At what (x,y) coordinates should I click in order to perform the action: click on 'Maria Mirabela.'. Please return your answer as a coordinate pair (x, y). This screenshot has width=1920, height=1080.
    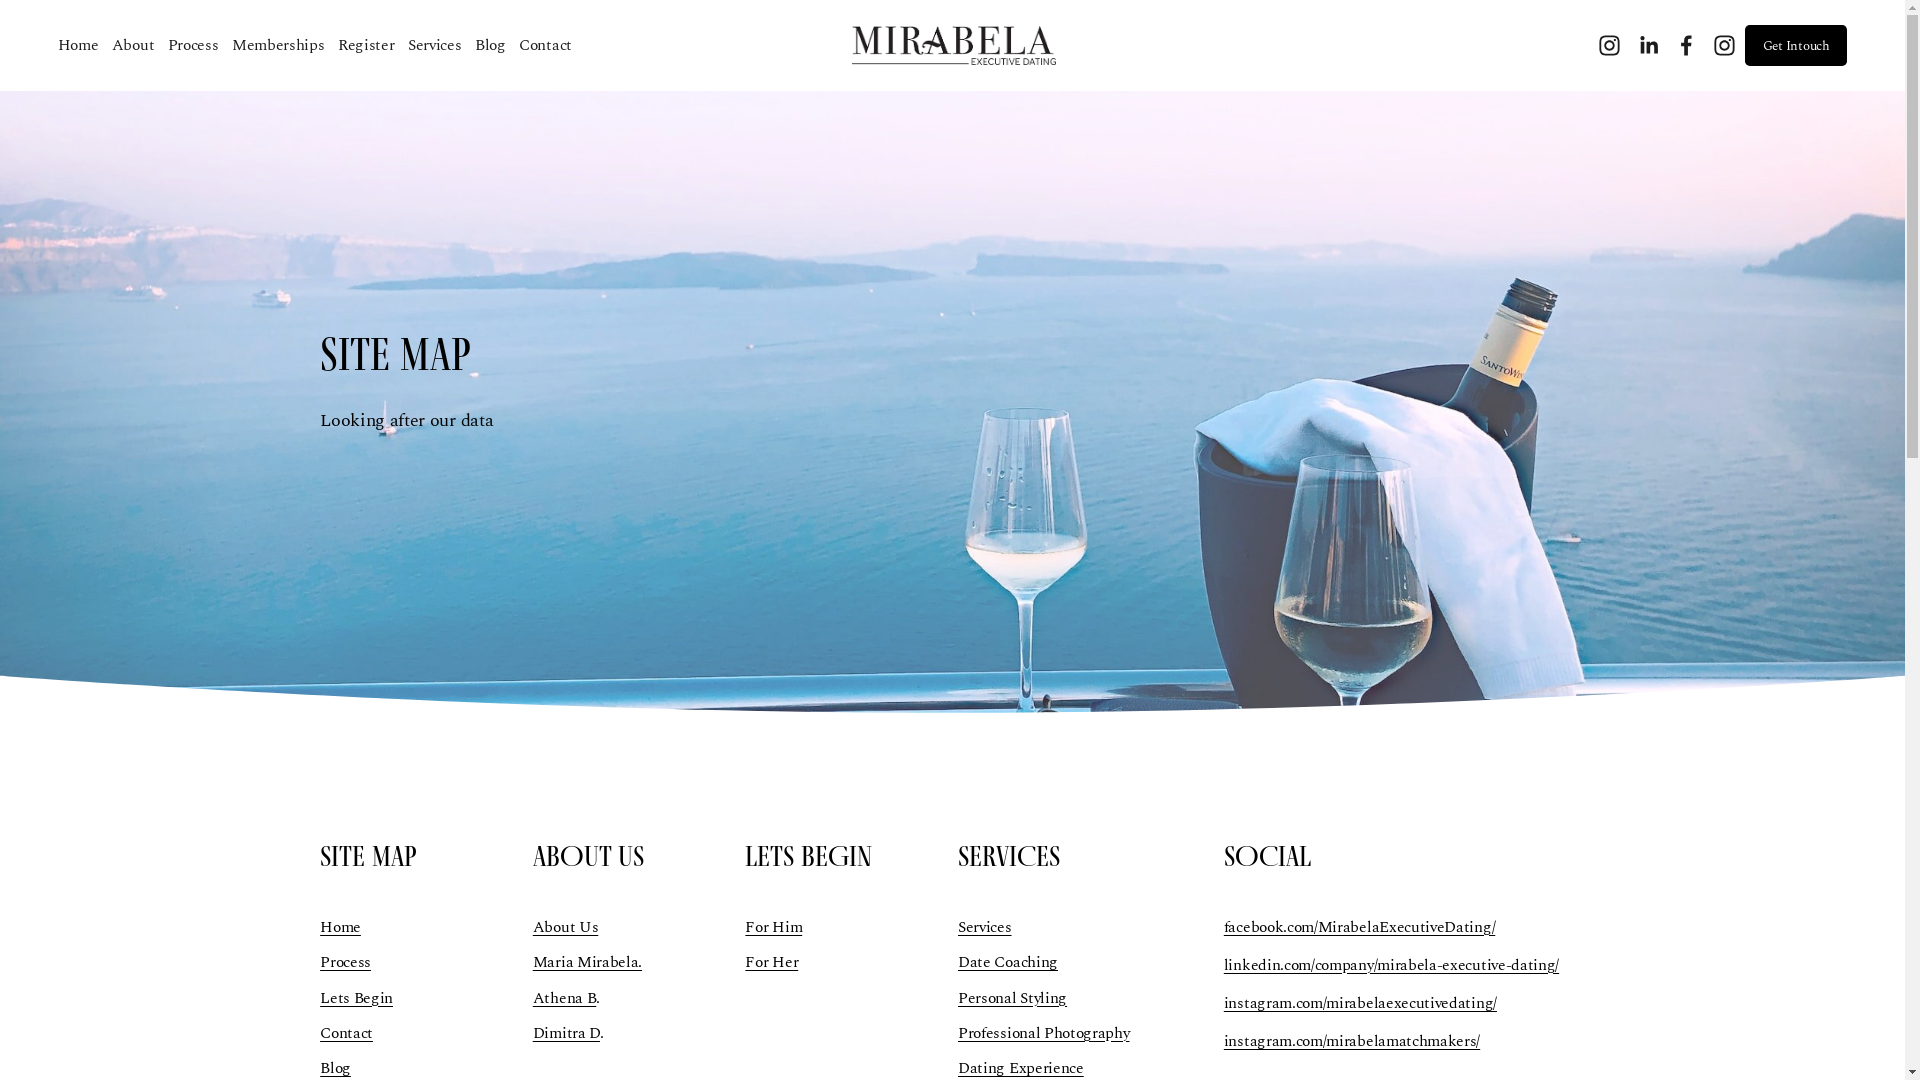
    Looking at the image, I should click on (586, 960).